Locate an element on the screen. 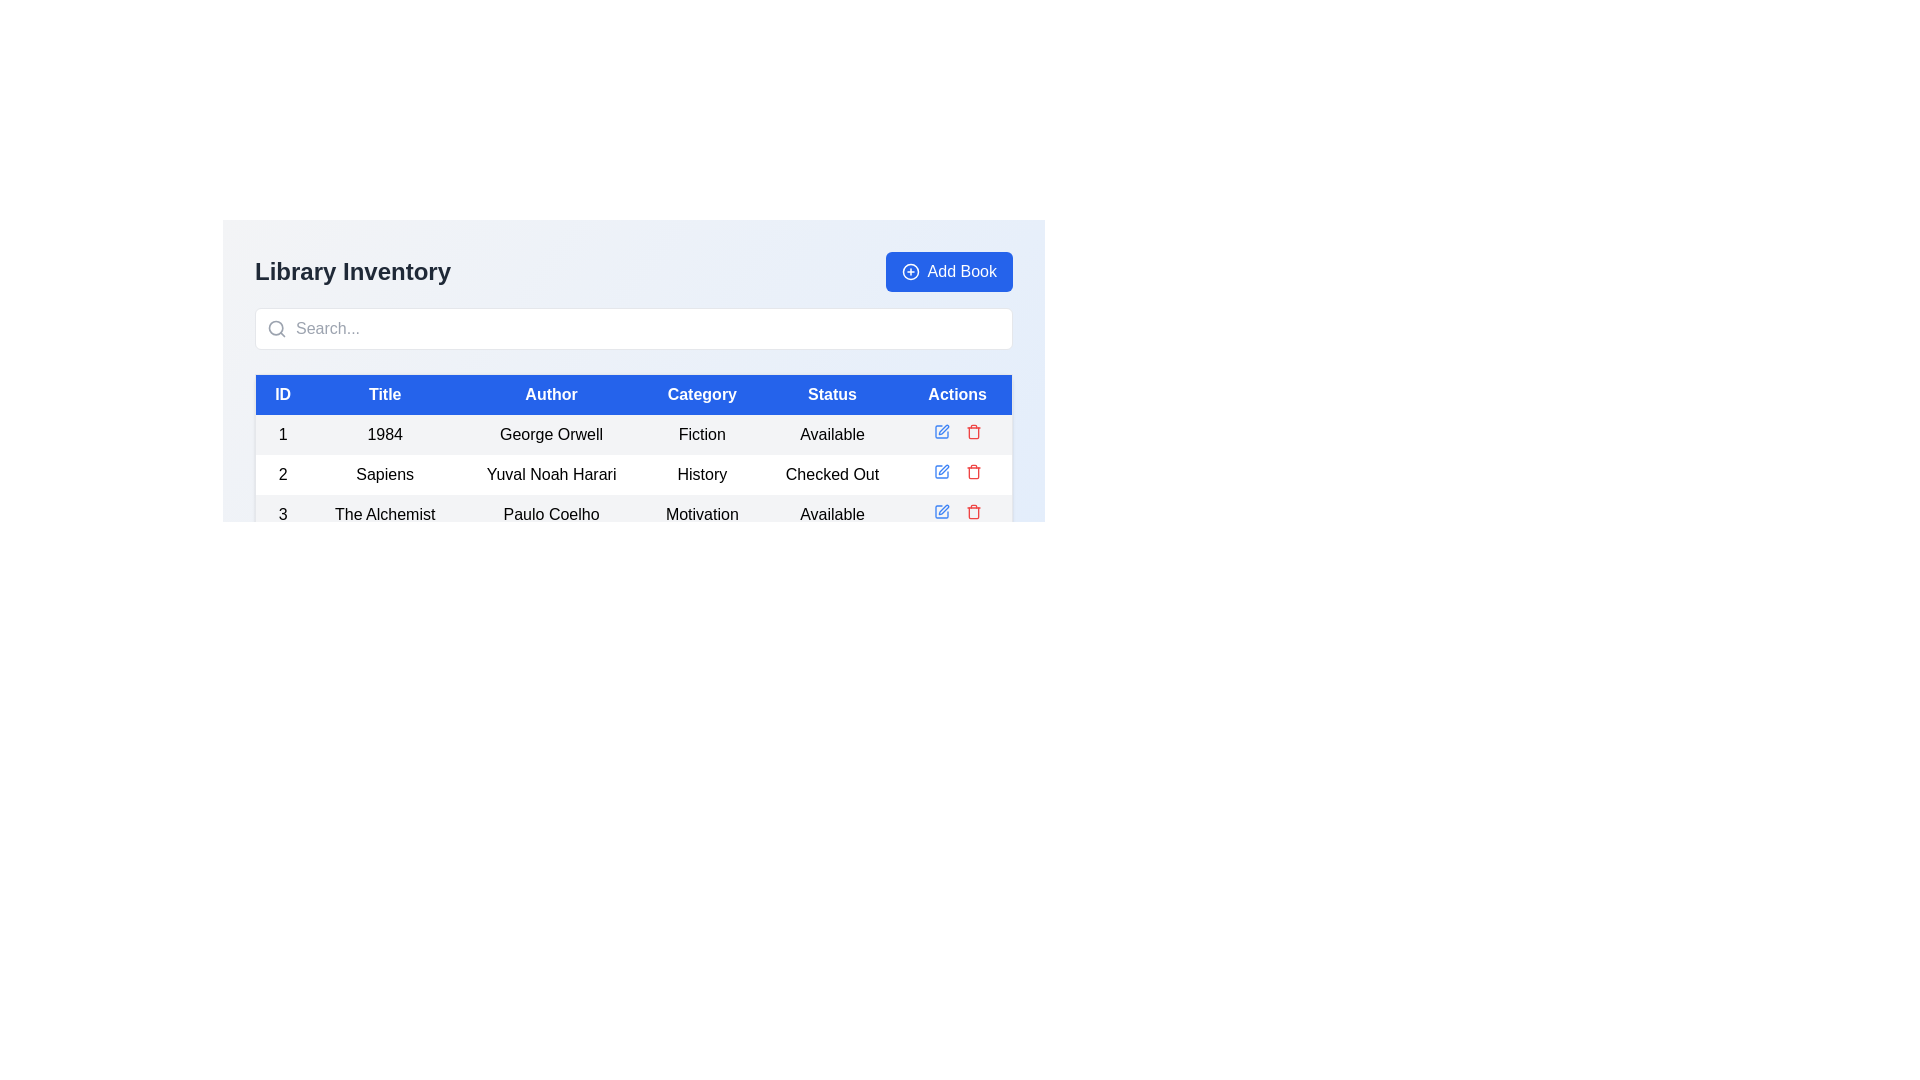  the red trash icon in the Actions column of the table for the book 'Sapiens' is located at coordinates (956, 474).